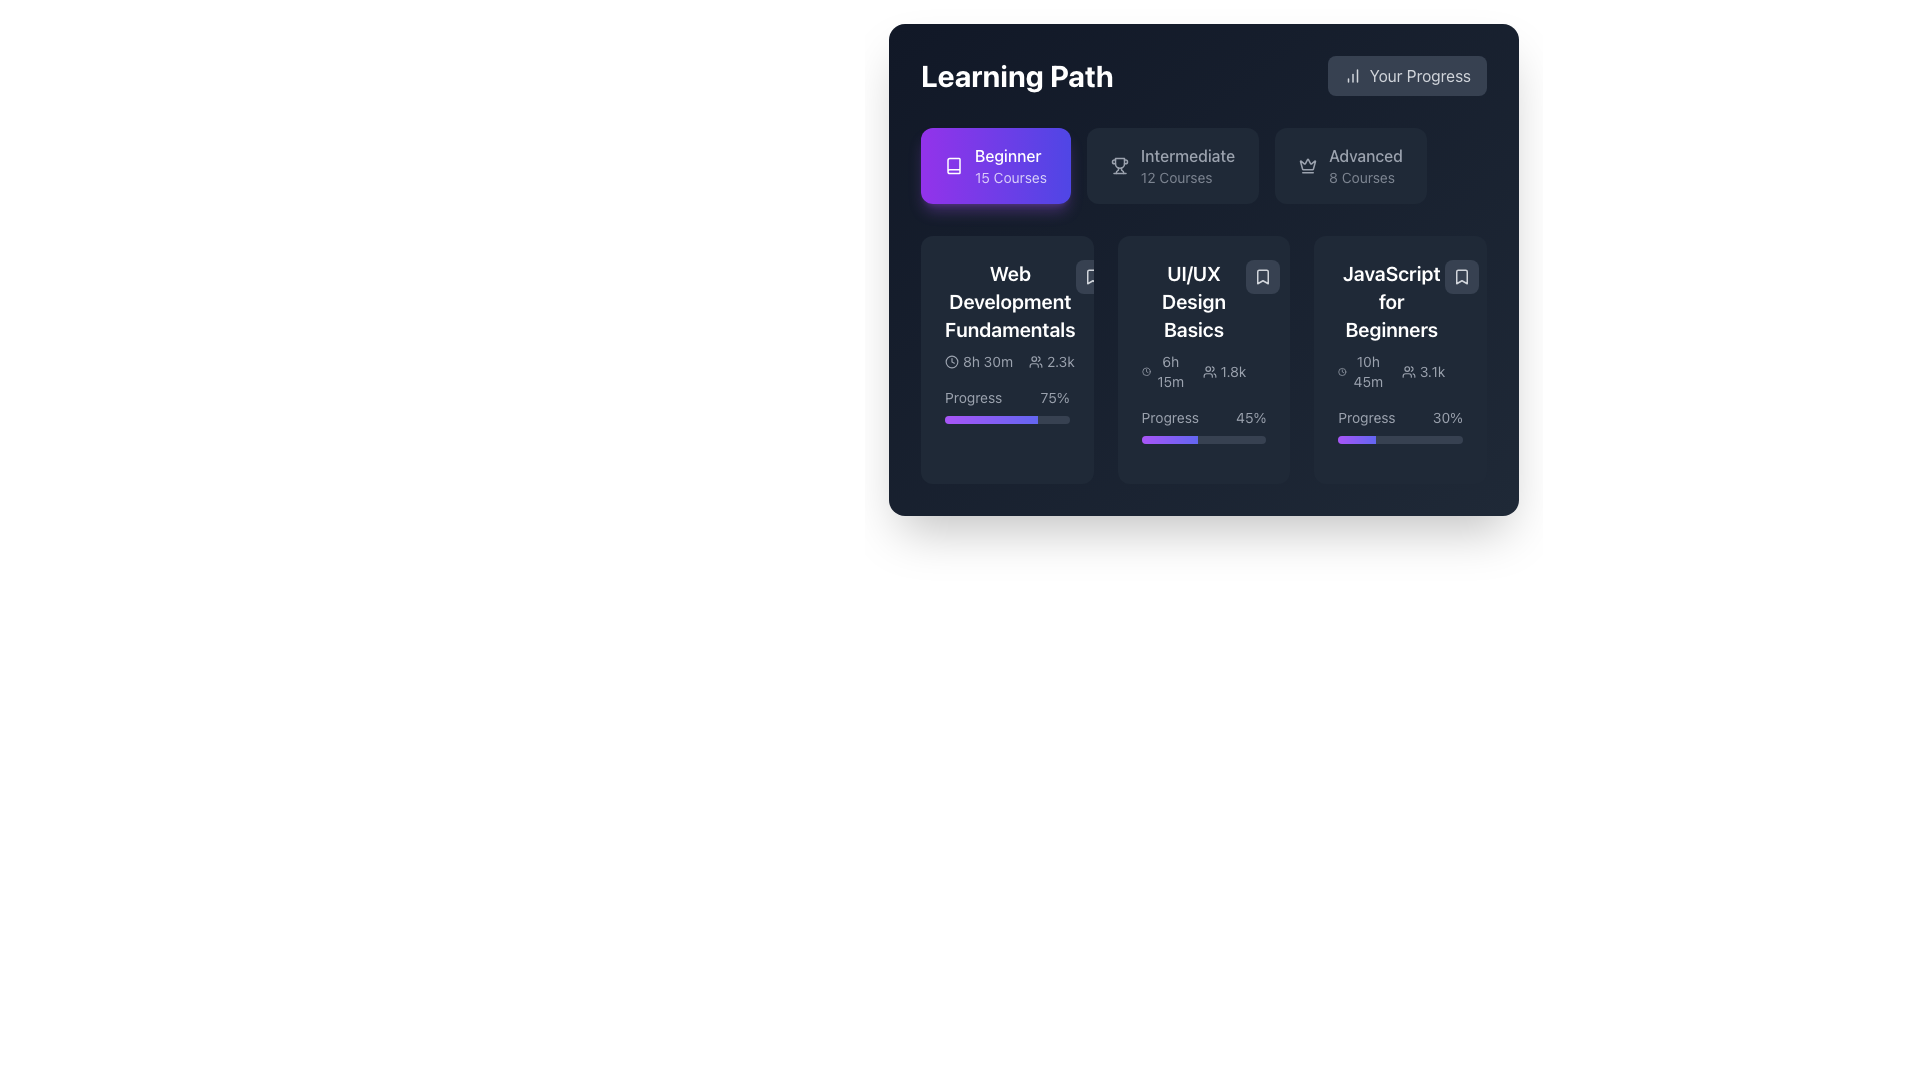 This screenshot has height=1080, width=1920. Describe the element at coordinates (1431, 371) in the screenshot. I see `the static text displaying the numerical statistic associated with the icon representing a group of people in the card titled 'JavaScript for Beginners'` at that location.